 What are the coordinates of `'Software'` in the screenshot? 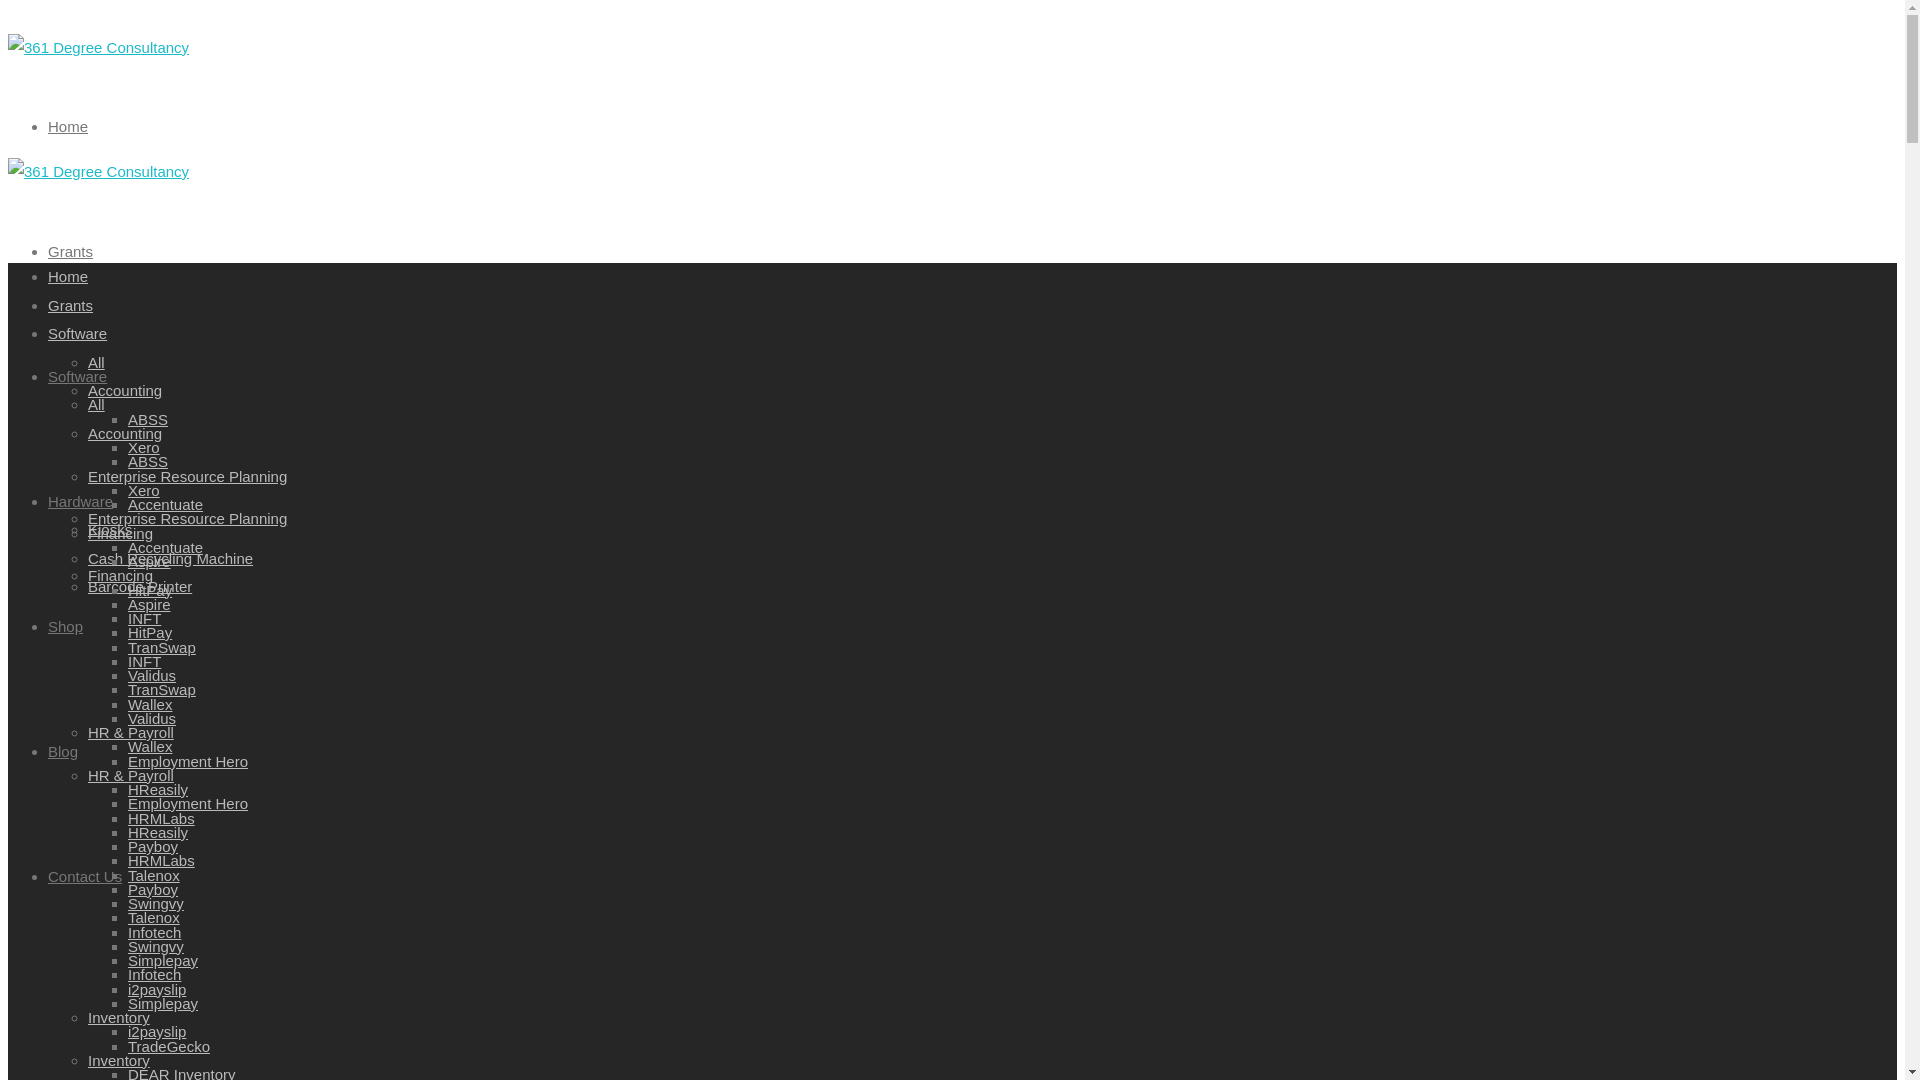 It's located at (77, 376).